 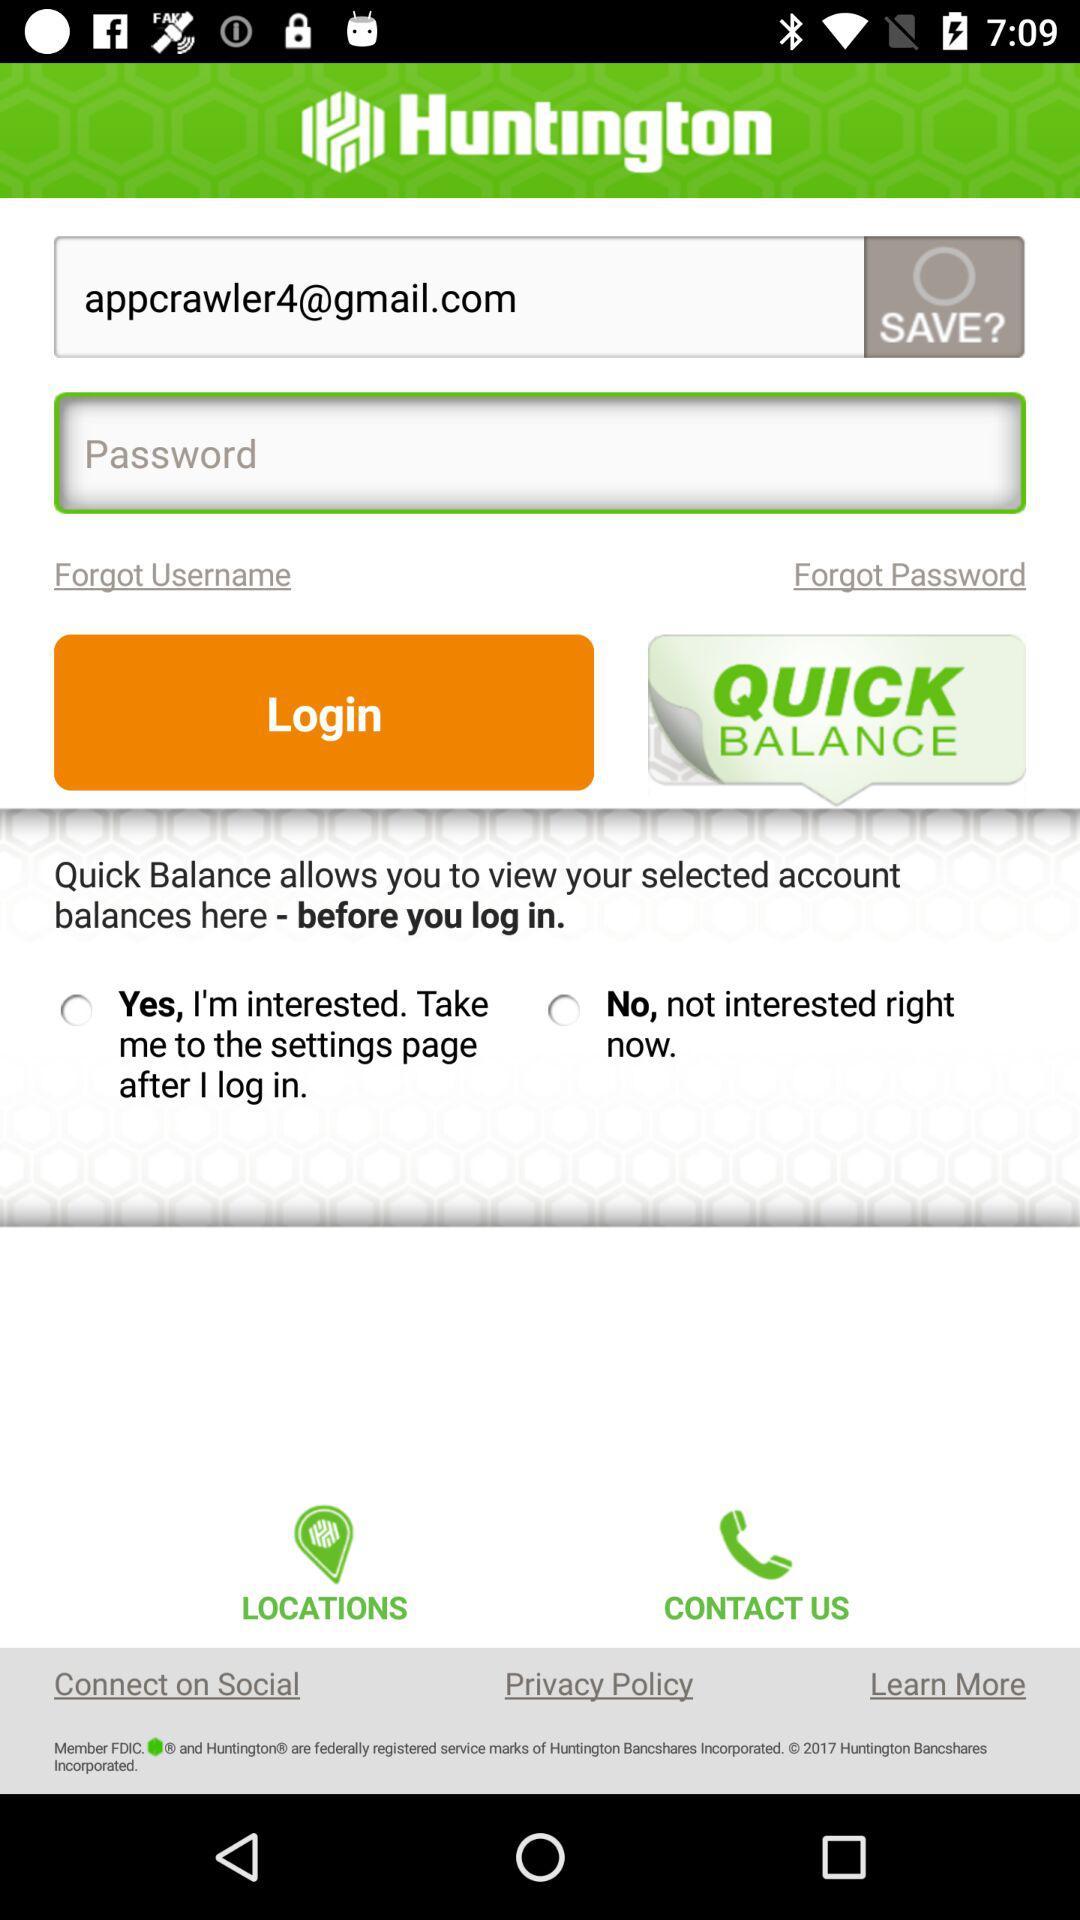 What do you see at coordinates (756, 1557) in the screenshot?
I see `icon below the no not interested icon` at bounding box center [756, 1557].